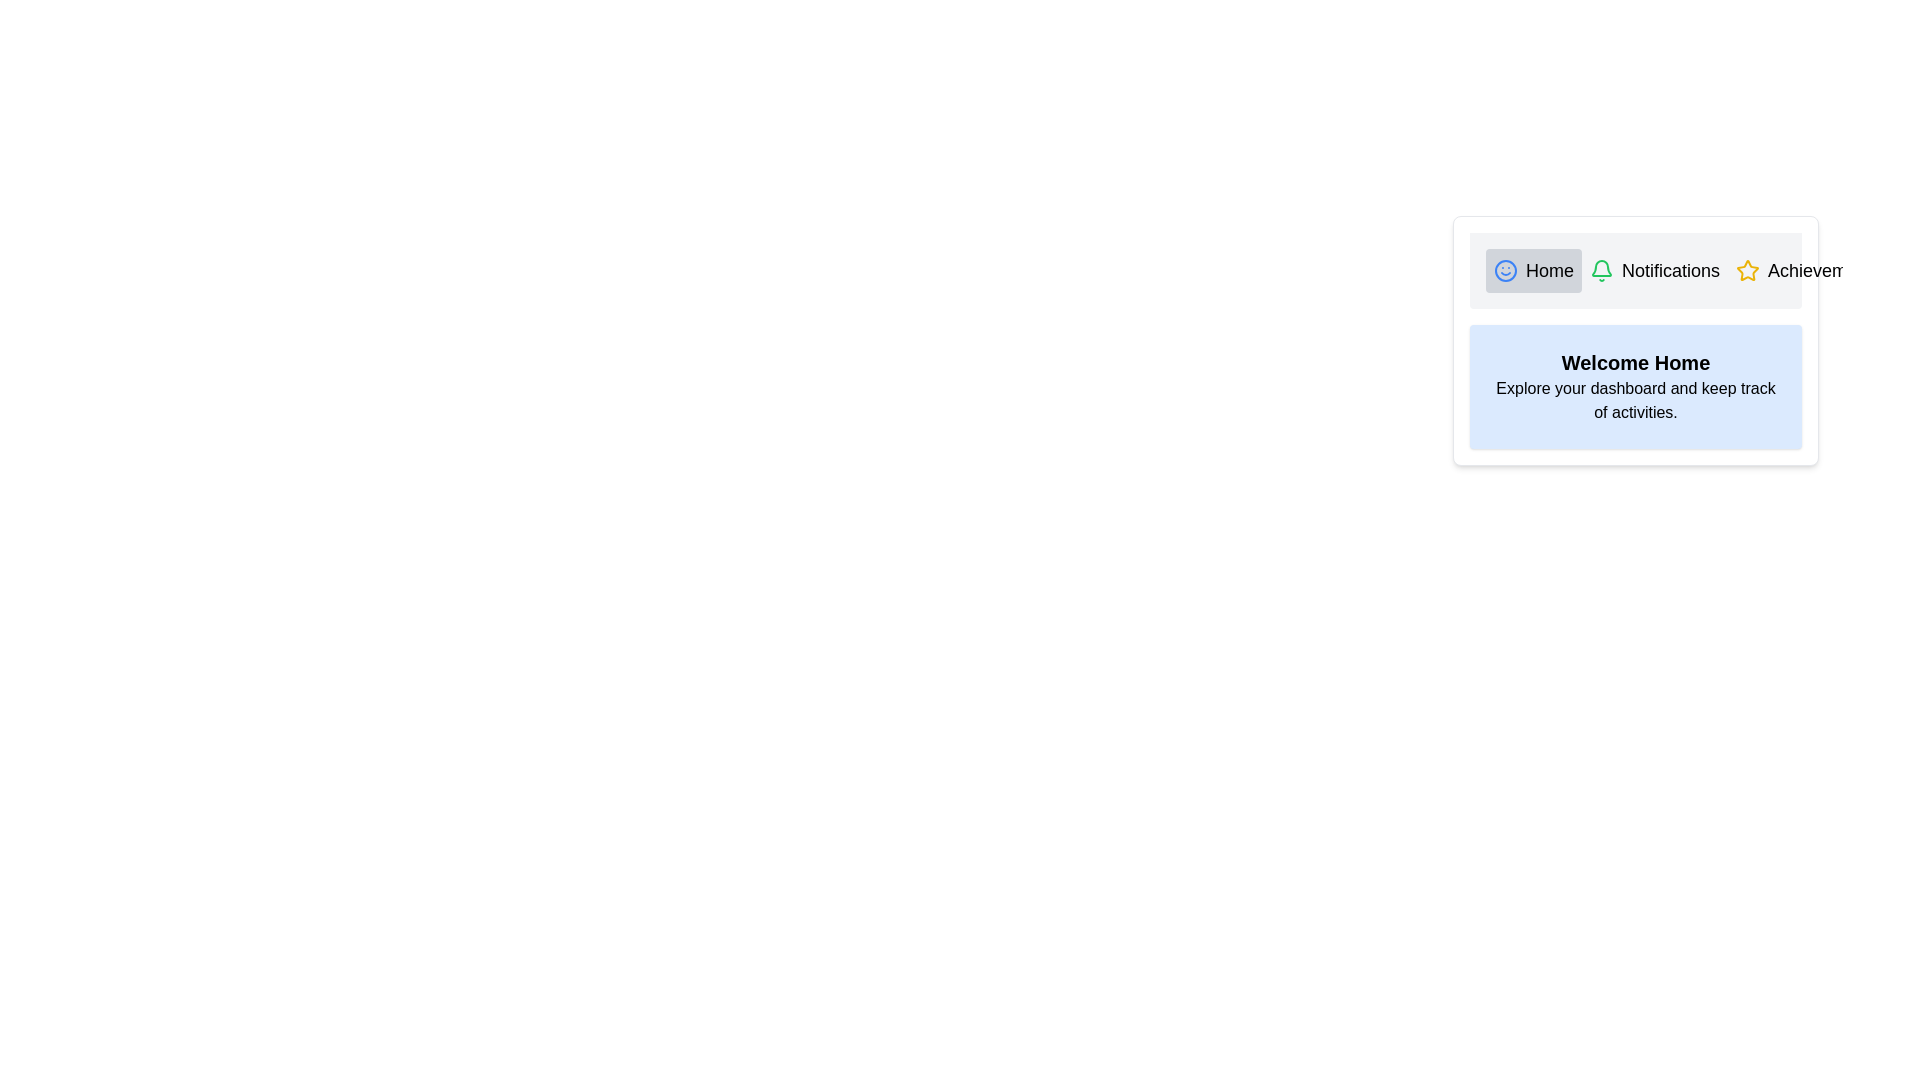 The width and height of the screenshot is (1920, 1080). I want to click on the tab labeled Home, so click(1533, 270).